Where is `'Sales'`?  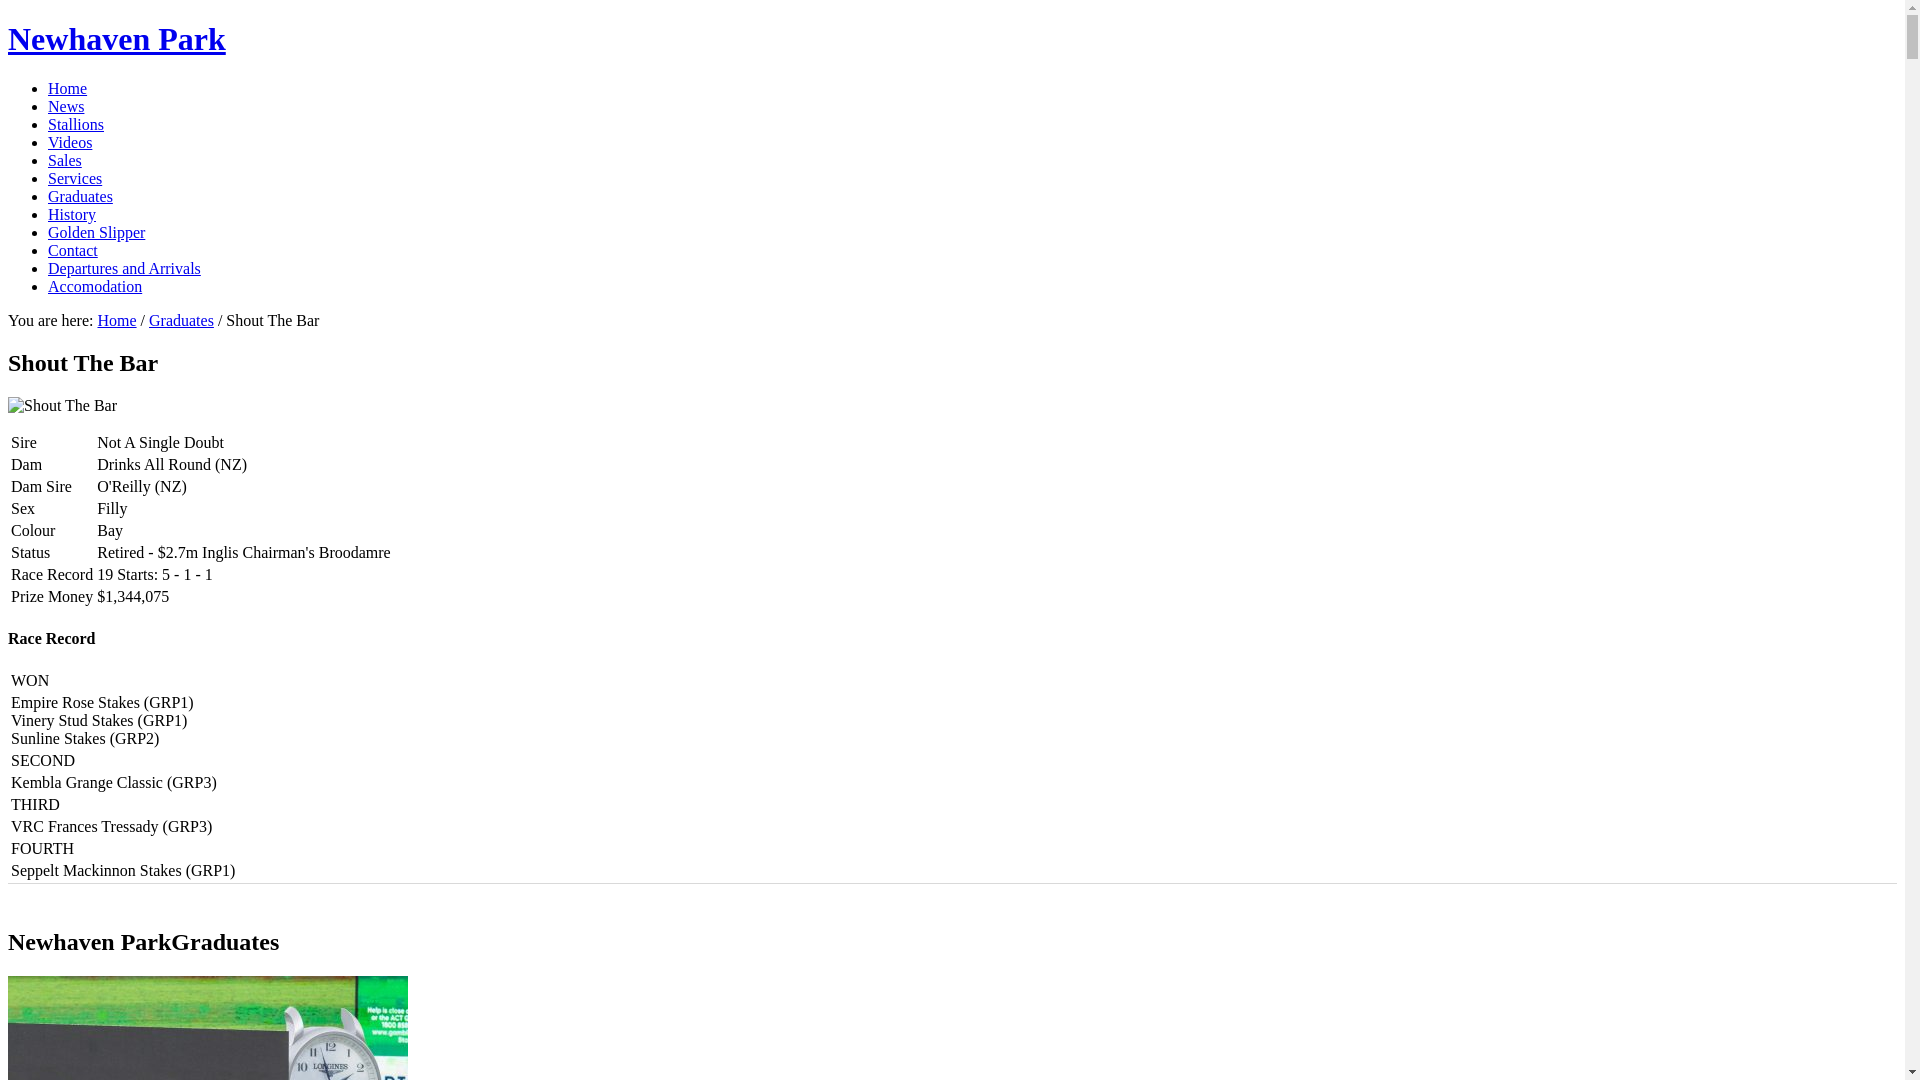 'Sales' is located at coordinates (65, 159).